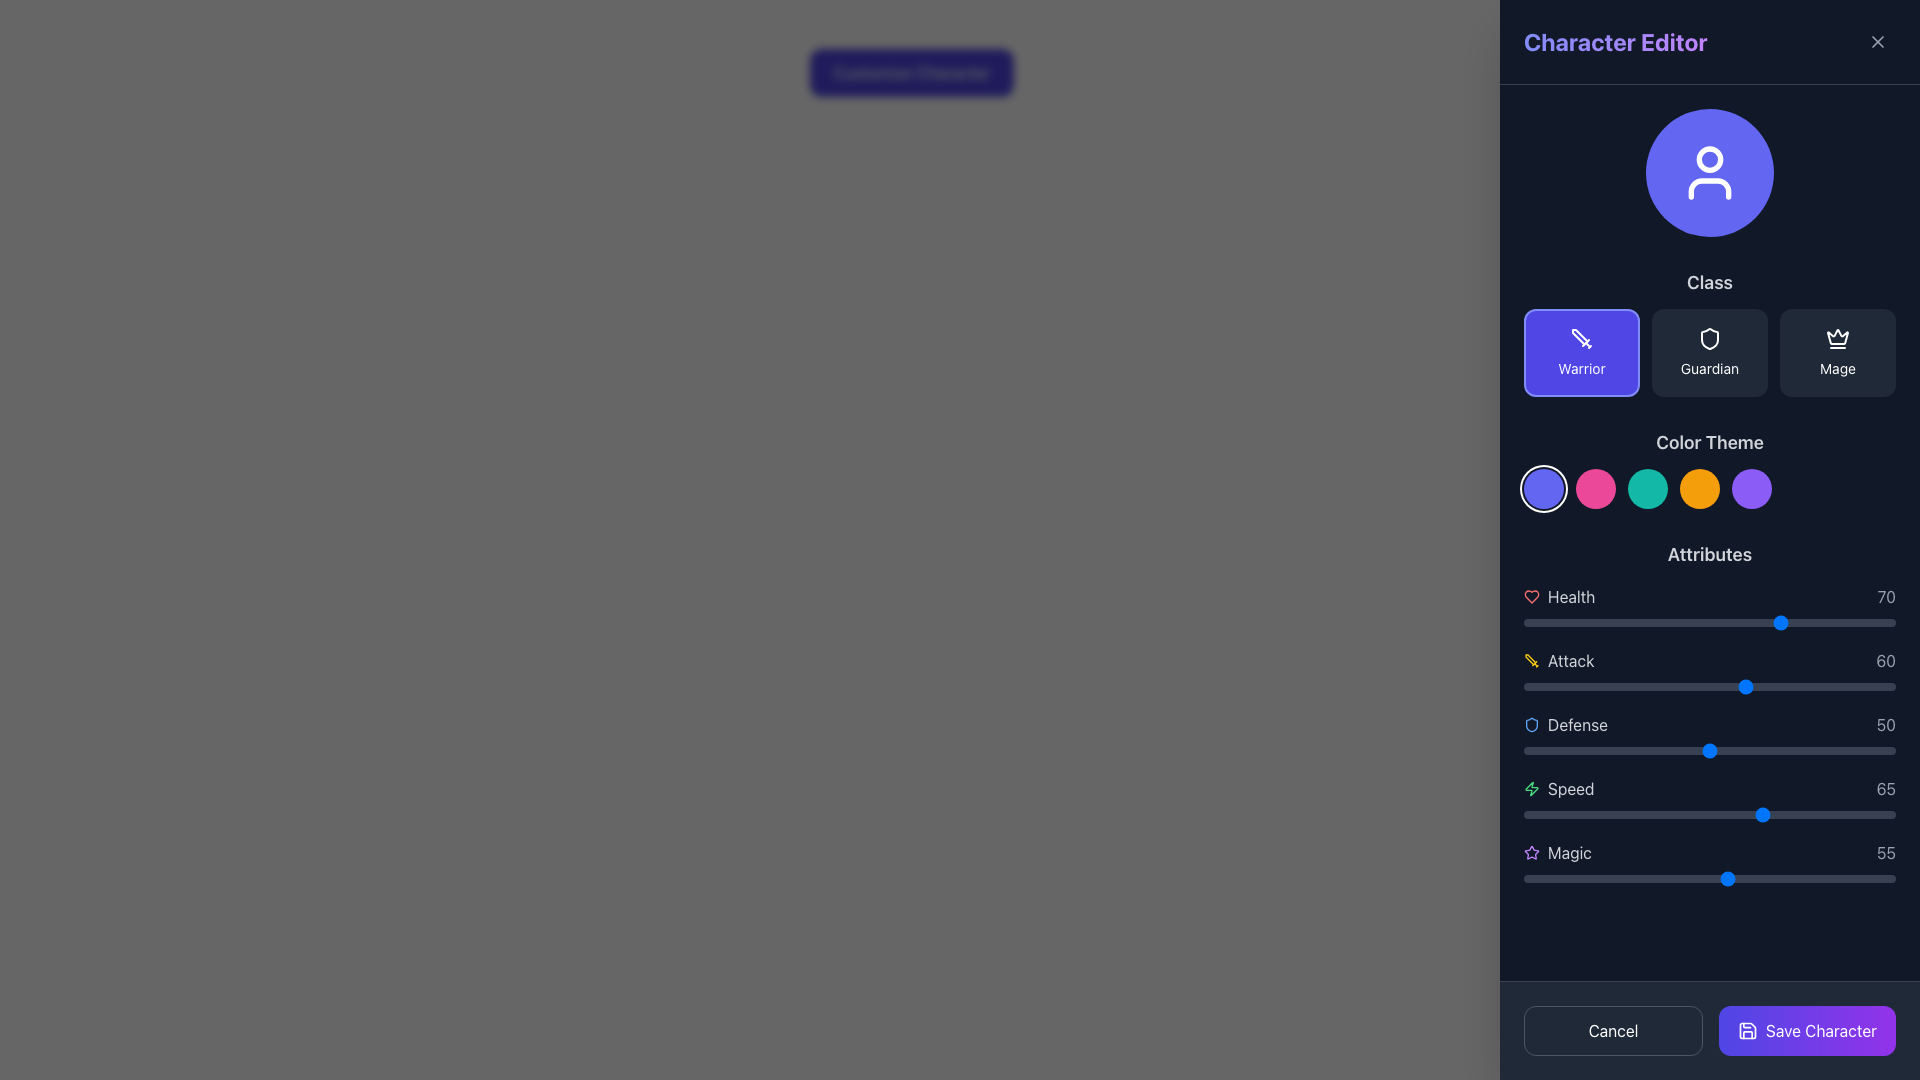  Describe the element at coordinates (1746, 685) in the screenshot. I see `the Attack attribute` at that location.